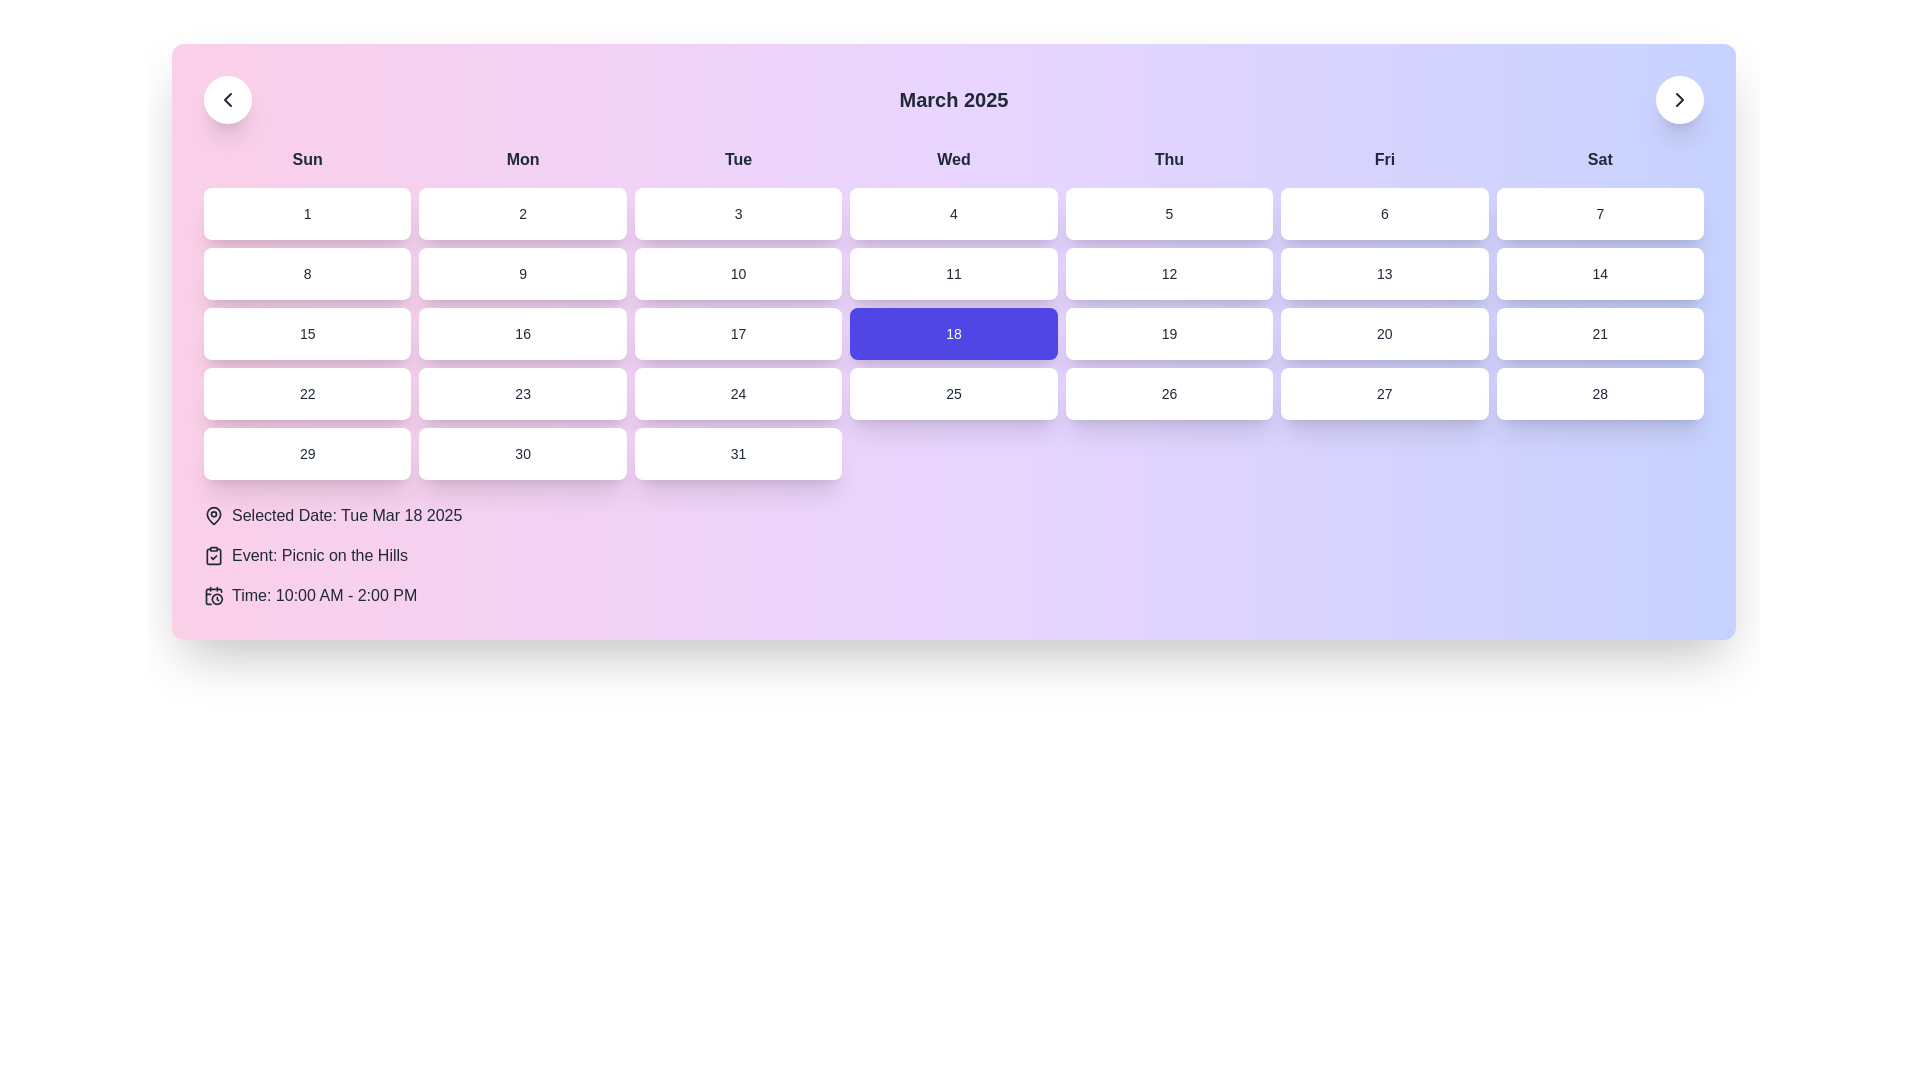 This screenshot has height=1080, width=1920. I want to click on the navigation button located at the top-right corner of the interface, aligned with the text 'March 2025', to trigger hover effects, so click(1680, 100).